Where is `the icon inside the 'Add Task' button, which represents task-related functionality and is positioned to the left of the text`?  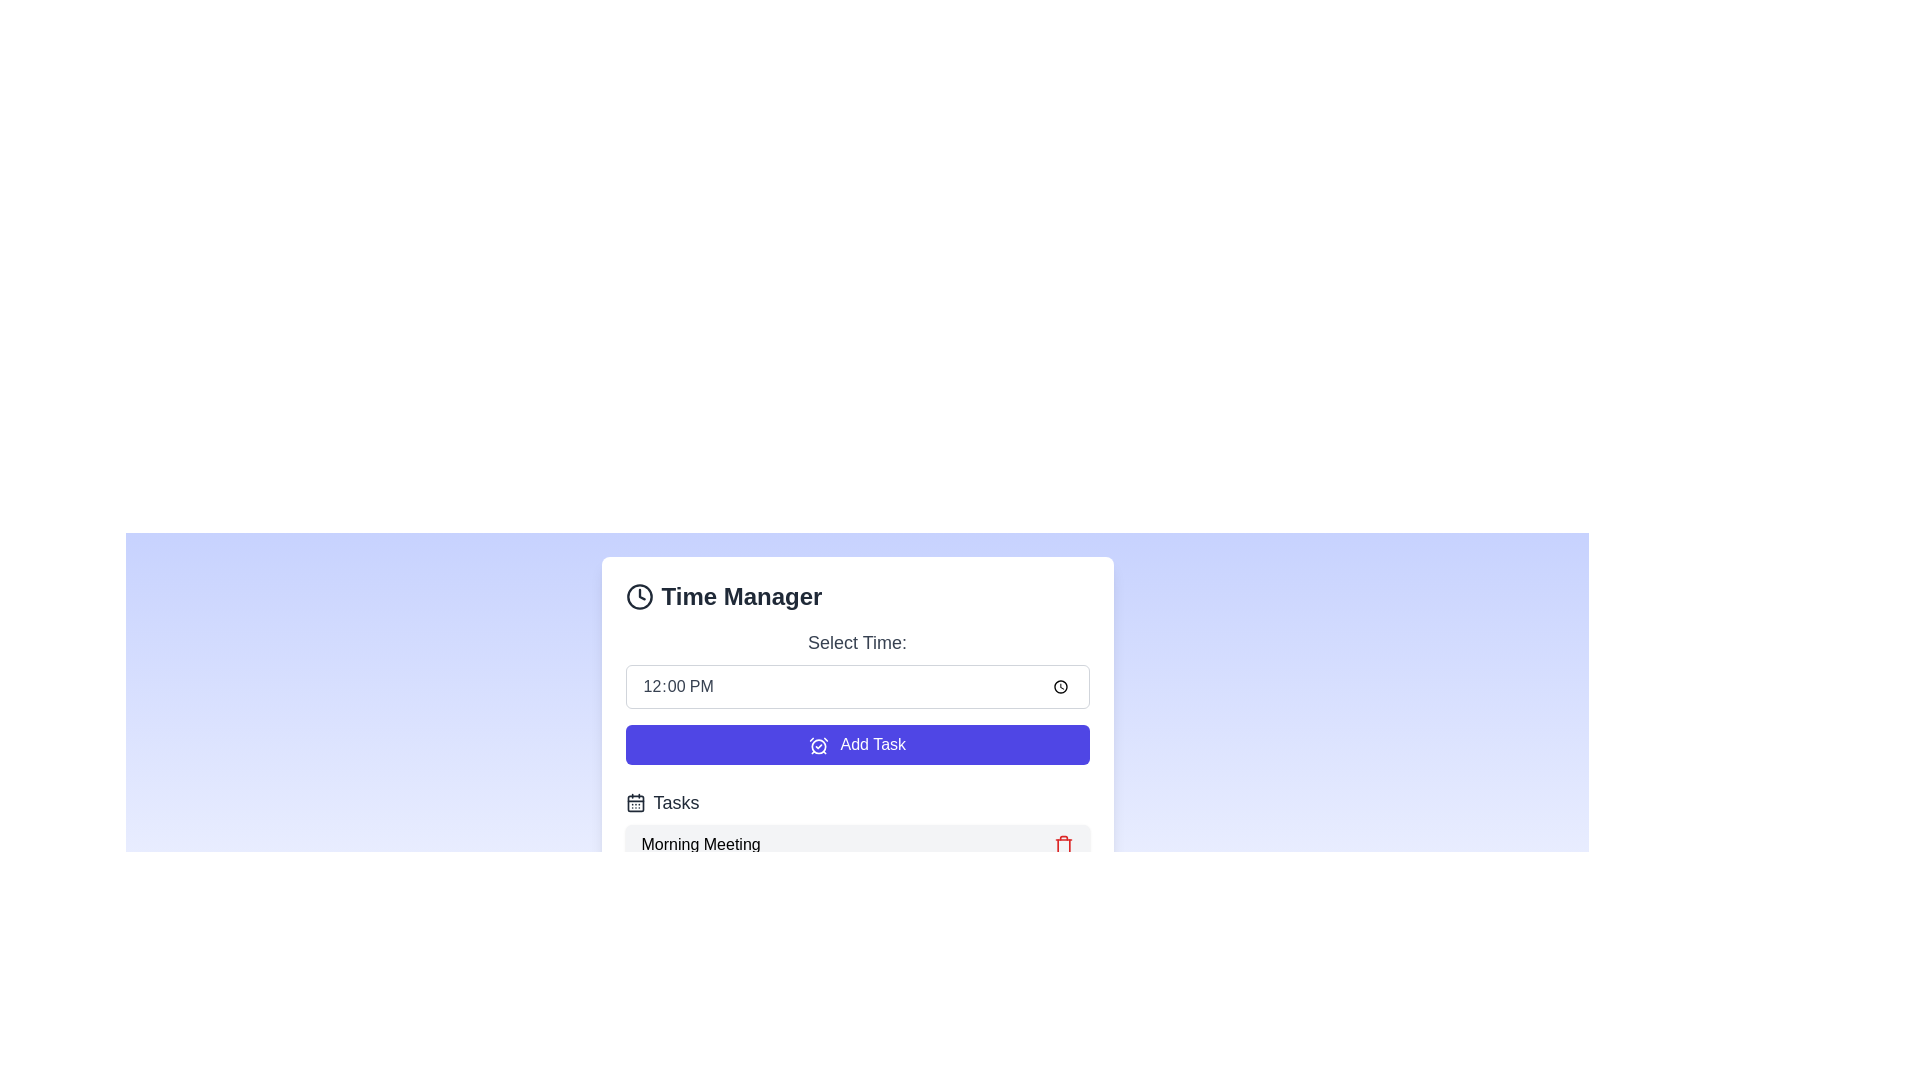
the icon inside the 'Add Task' button, which represents task-related functionality and is positioned to the left of the text is located at coordinates (818, 745).